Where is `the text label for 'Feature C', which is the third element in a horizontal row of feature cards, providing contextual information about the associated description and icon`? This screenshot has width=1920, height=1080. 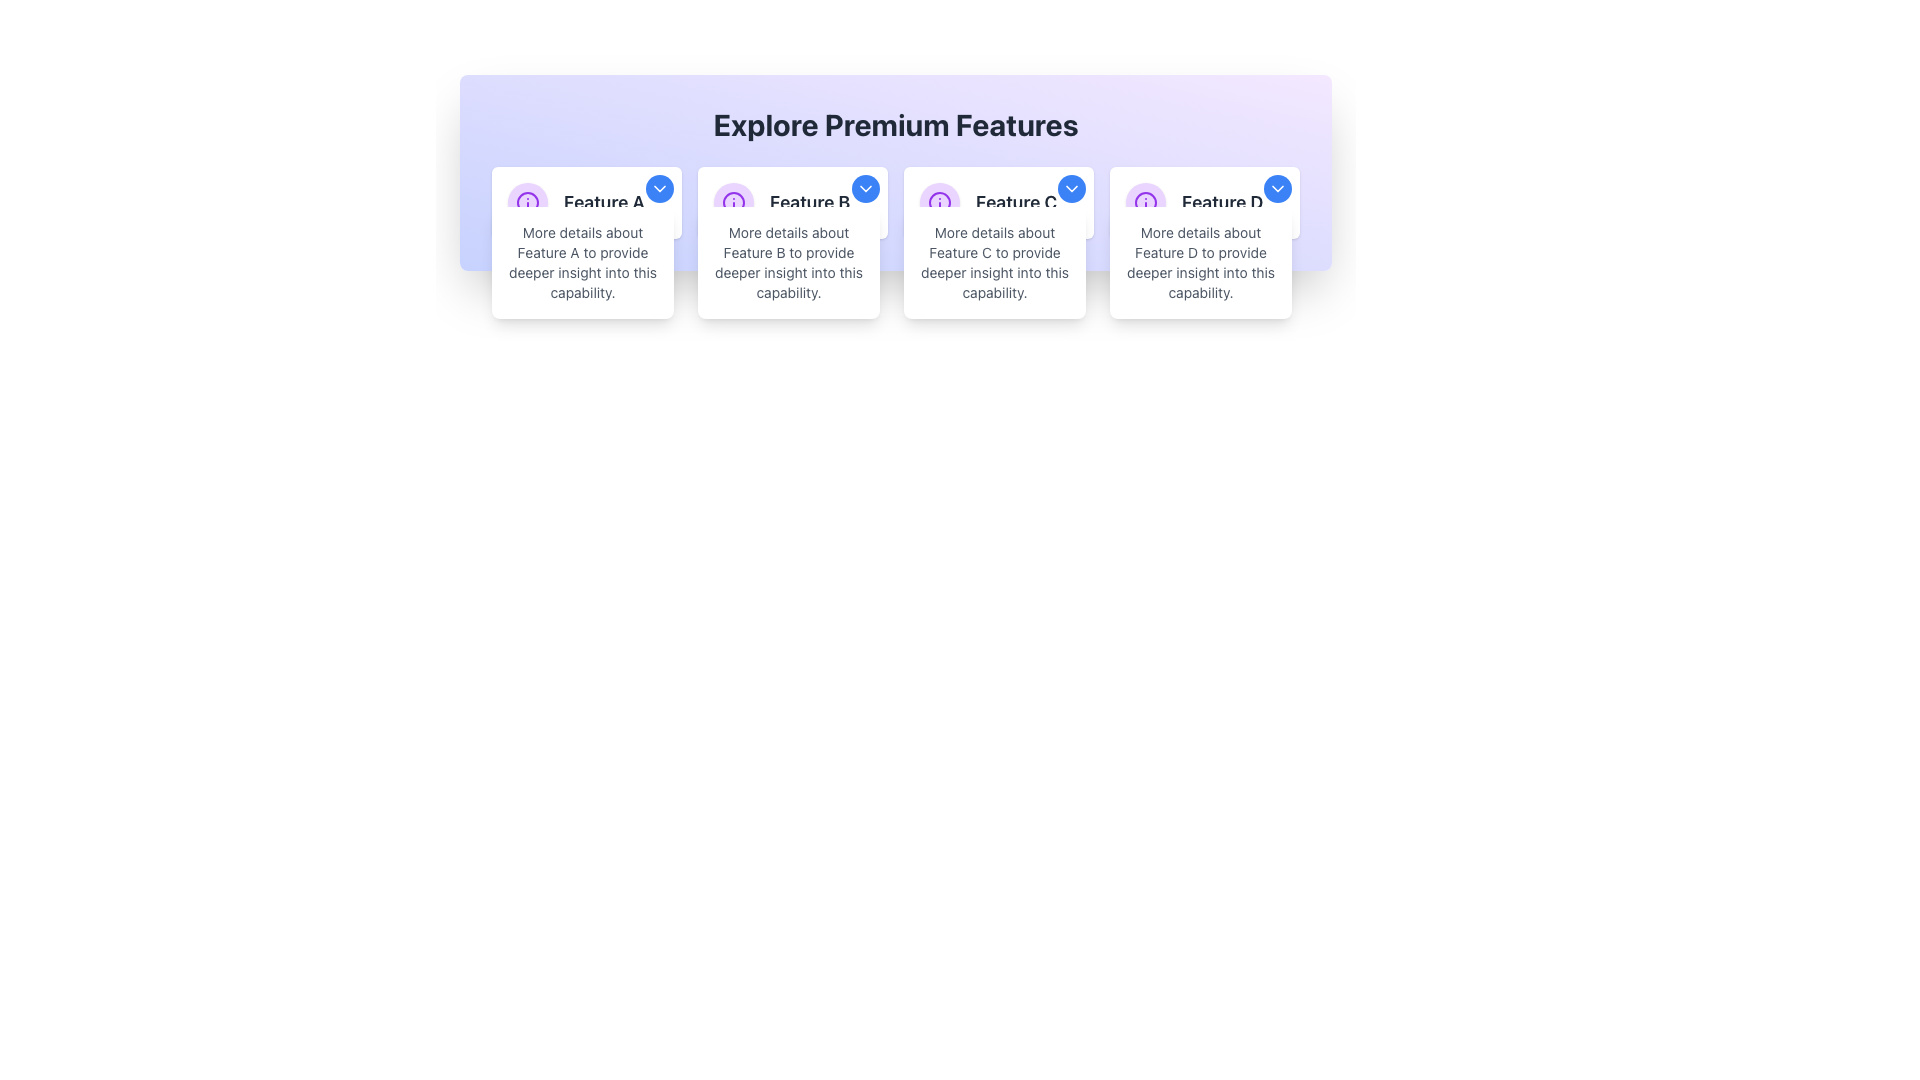 the text label for 'Feature C', which is the third element in a horizontal row of feature cards, providing contextual information about the associated description and icon is located at coordinates (1016, 203).